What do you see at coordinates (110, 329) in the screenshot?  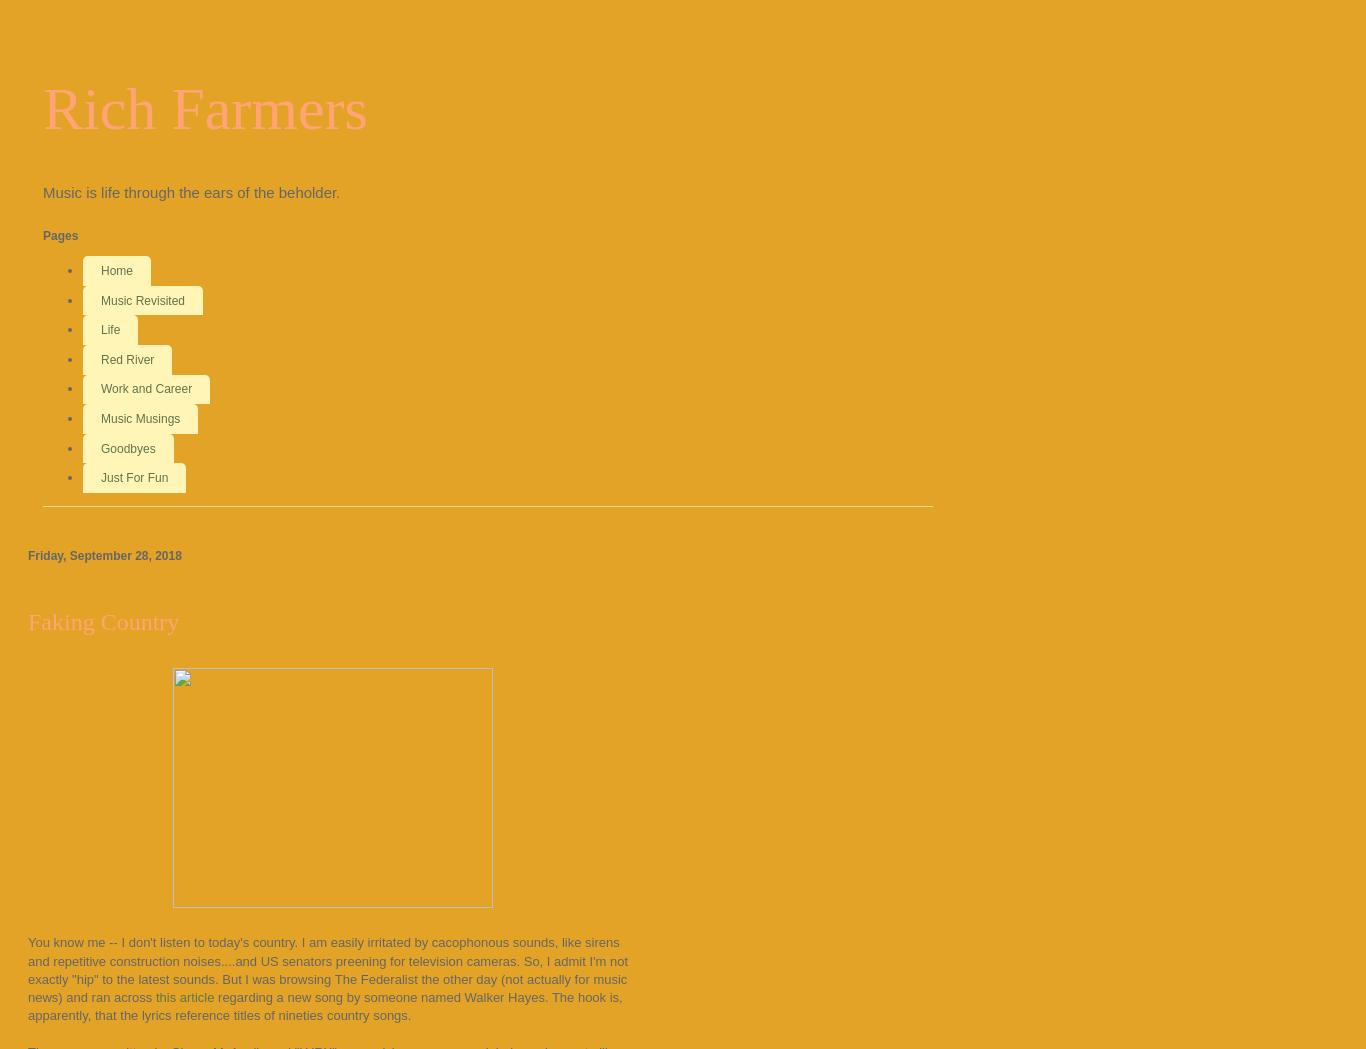 I see `'Life'` at bounding box center [110, 329].